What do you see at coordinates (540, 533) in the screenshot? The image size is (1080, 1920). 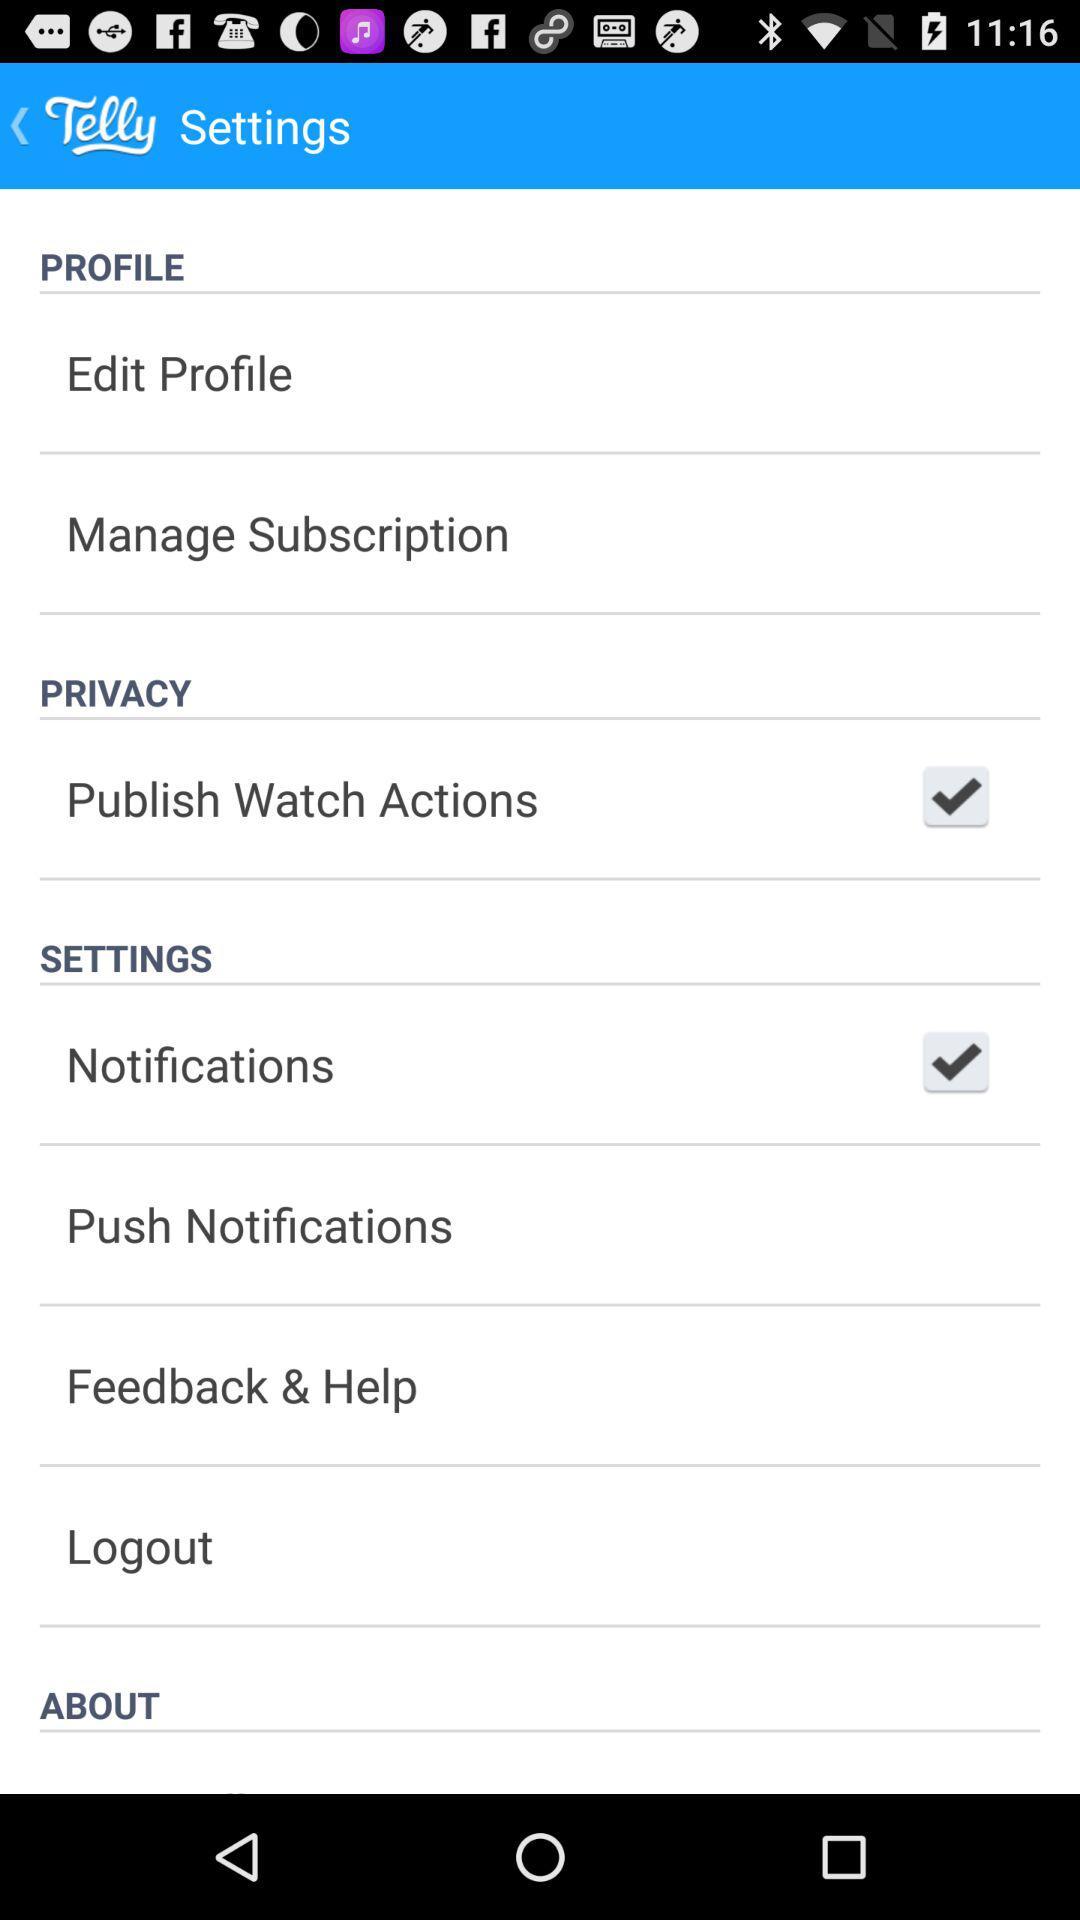 I see `the app above the privacy app` at bounding box center [540, 533].